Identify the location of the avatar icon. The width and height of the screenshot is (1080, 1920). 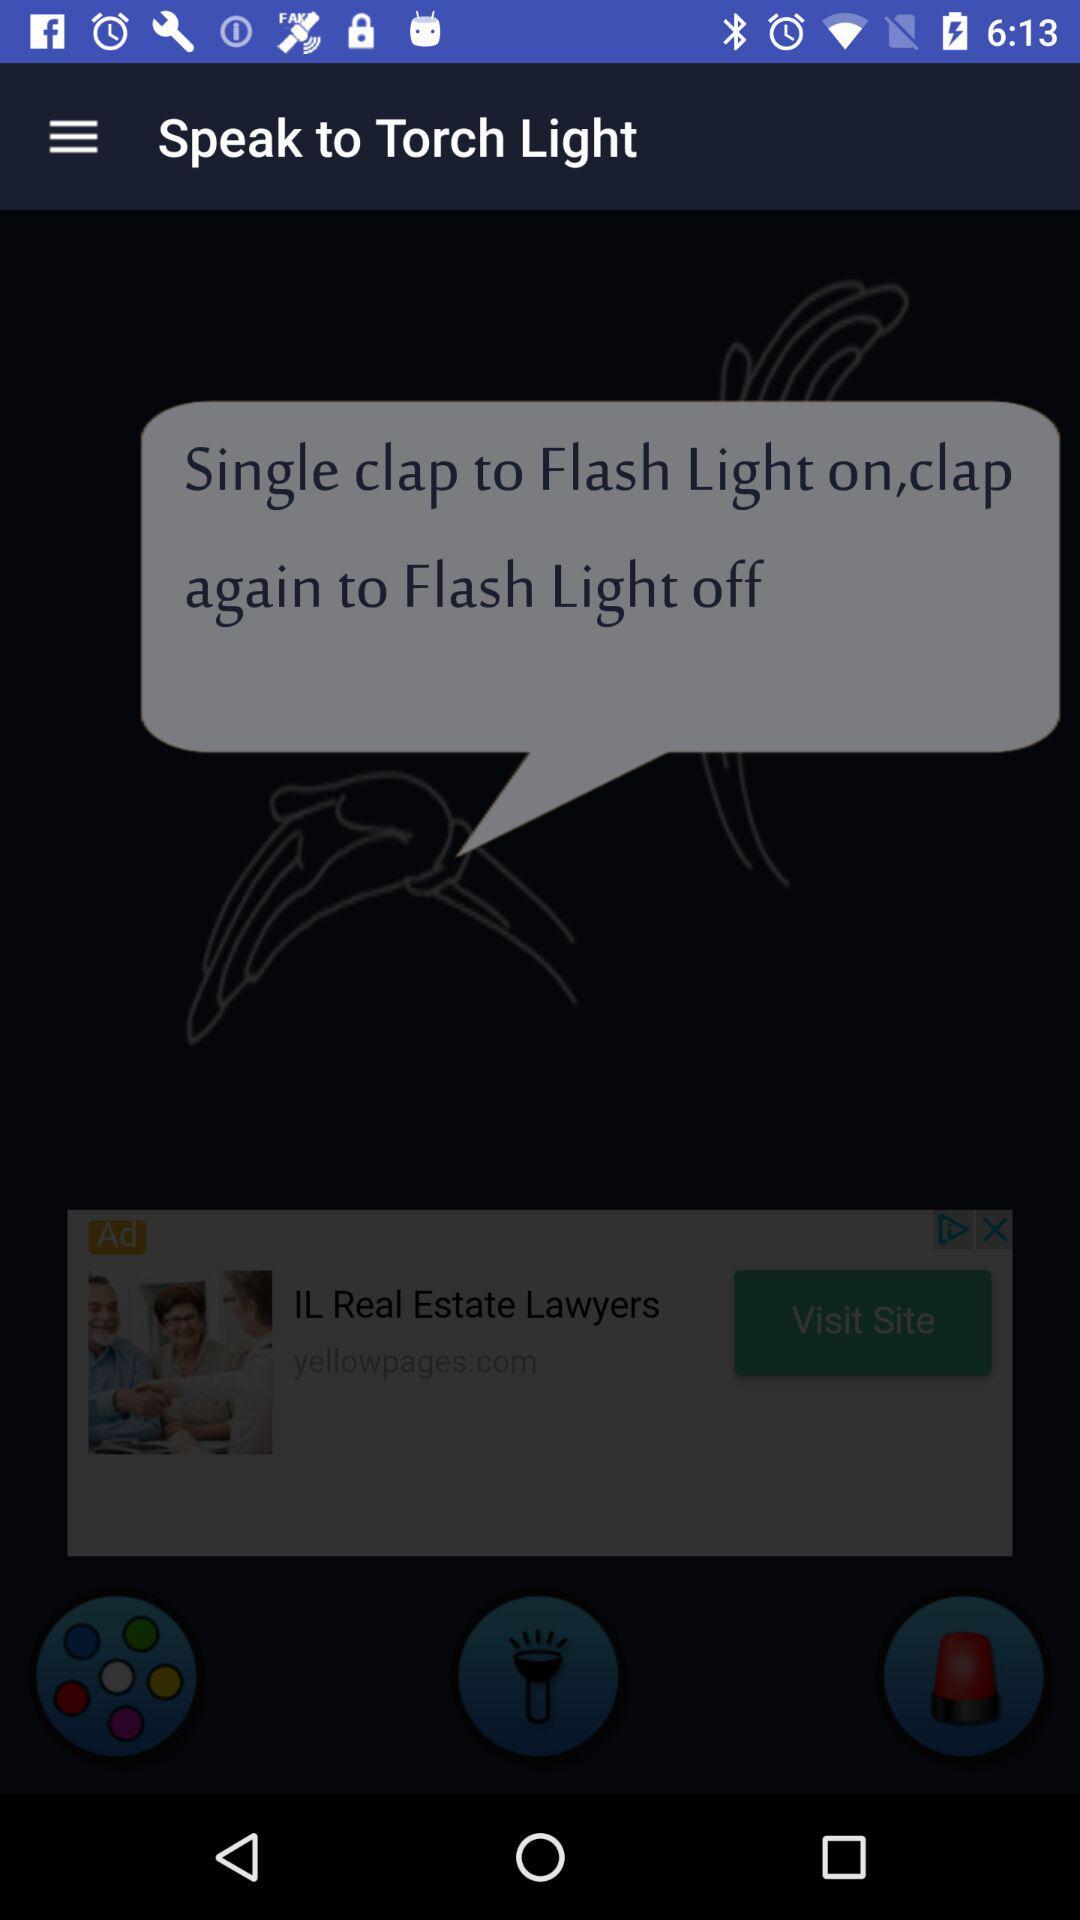
(962, 1675).